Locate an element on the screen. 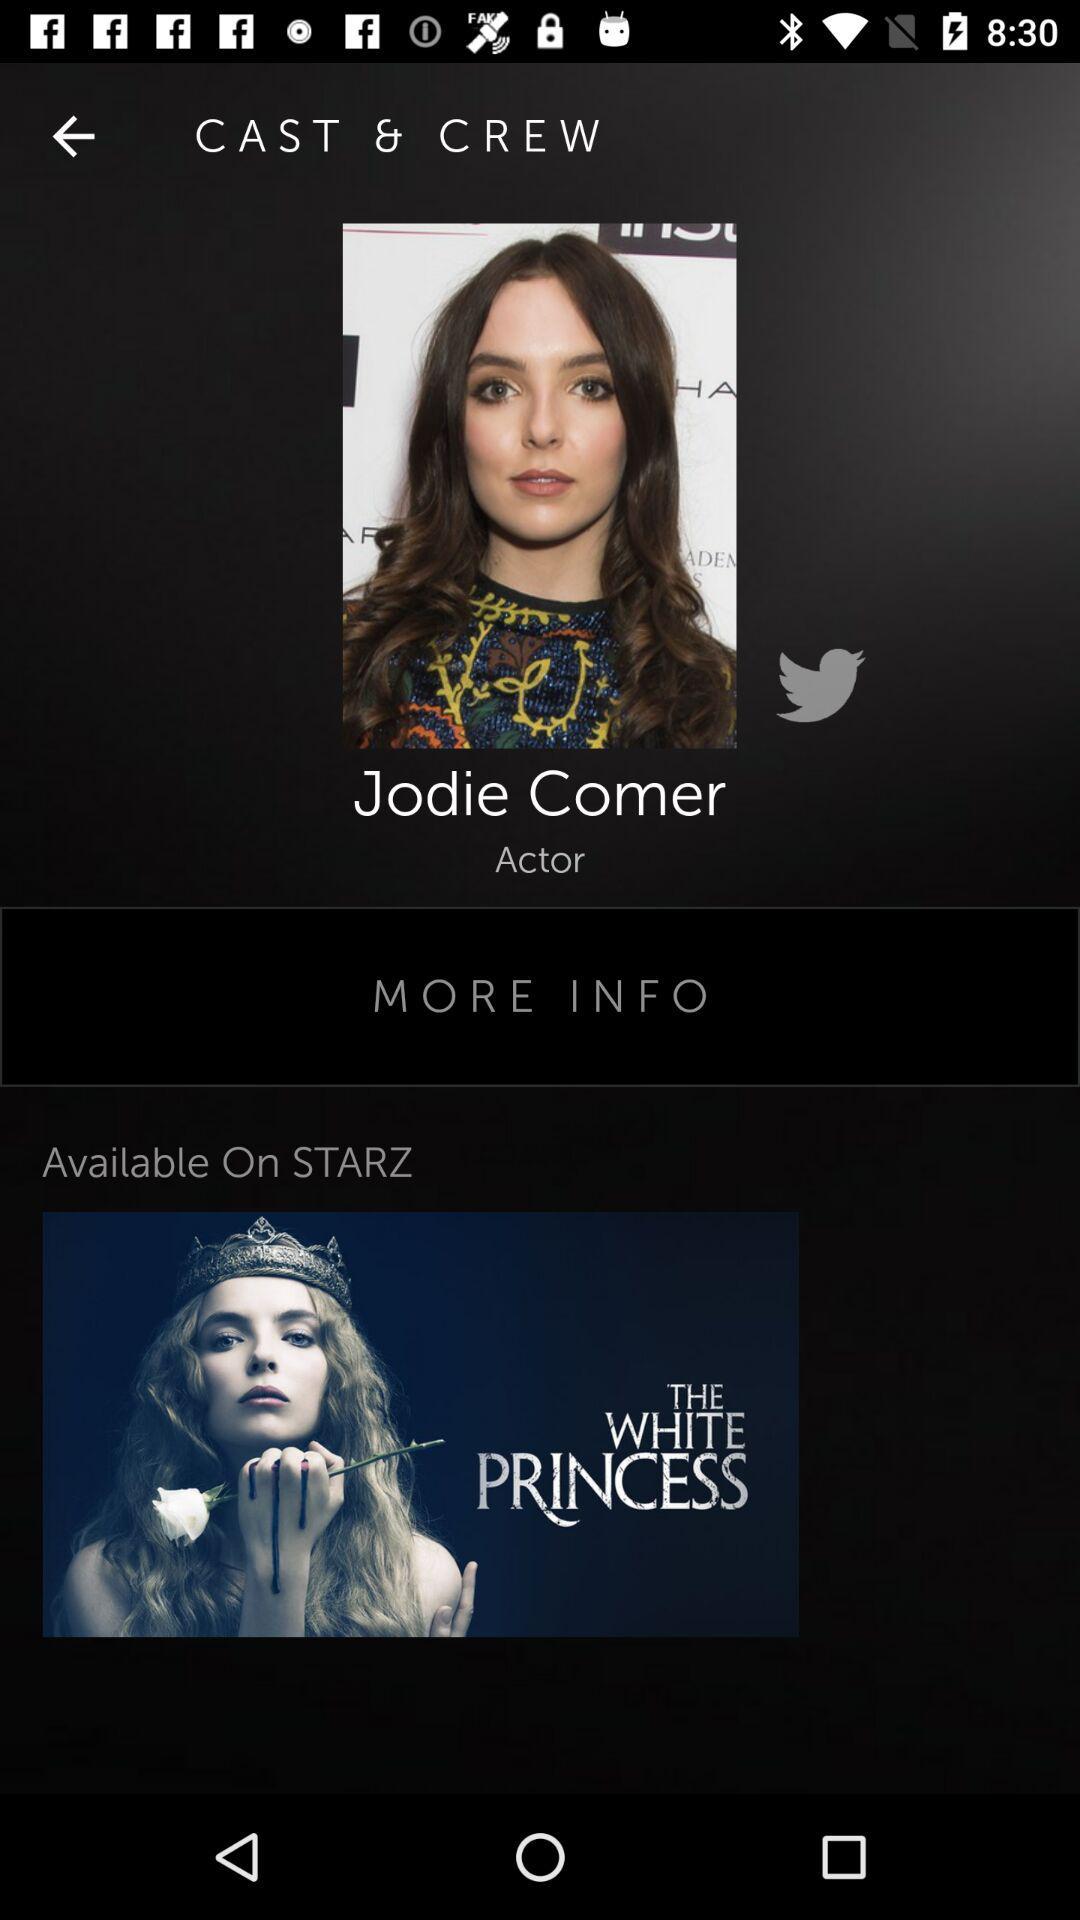  item next to cast & crew is located at coordinates (72, 135).